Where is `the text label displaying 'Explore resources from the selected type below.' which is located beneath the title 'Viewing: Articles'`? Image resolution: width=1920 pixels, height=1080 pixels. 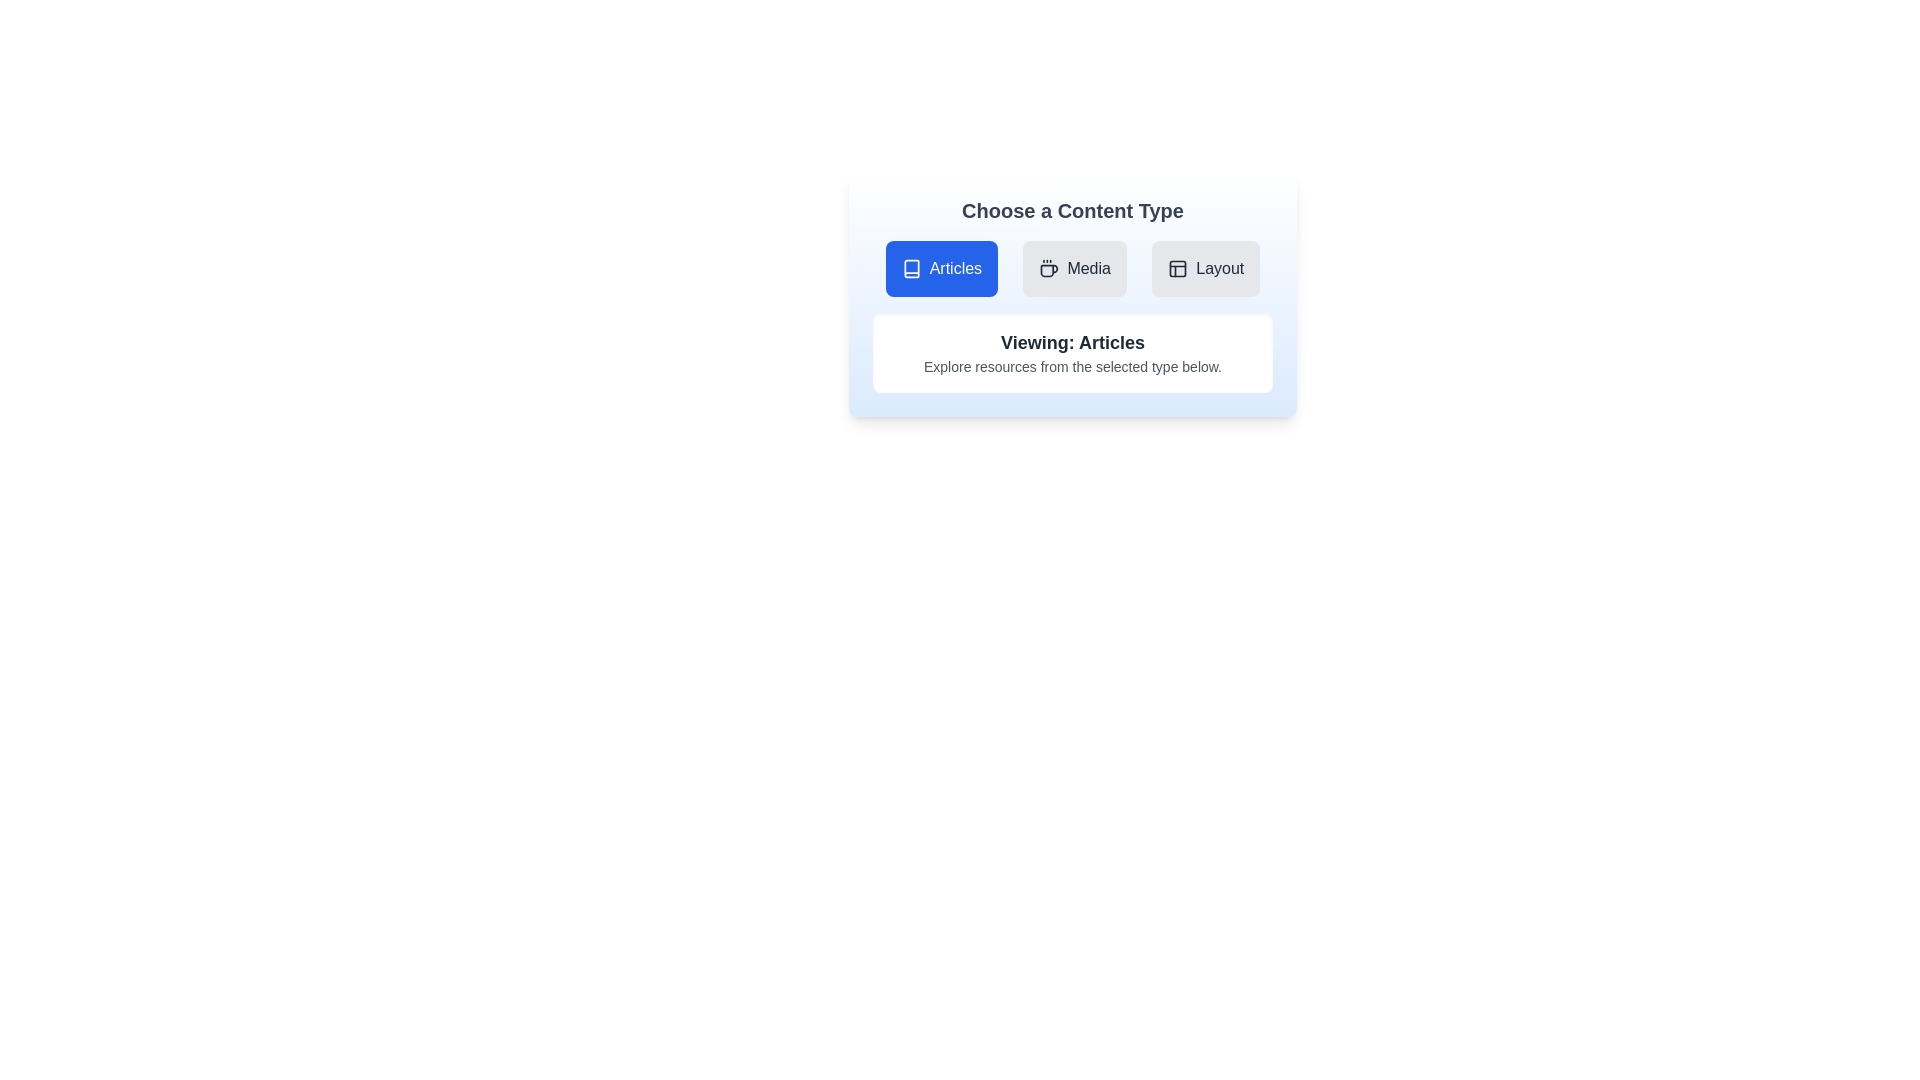
the text label displaying 'Explore resources from the selected type below.' which is located beneath the title 'Viewing: Articles' is located at coordinates (1072, 366).